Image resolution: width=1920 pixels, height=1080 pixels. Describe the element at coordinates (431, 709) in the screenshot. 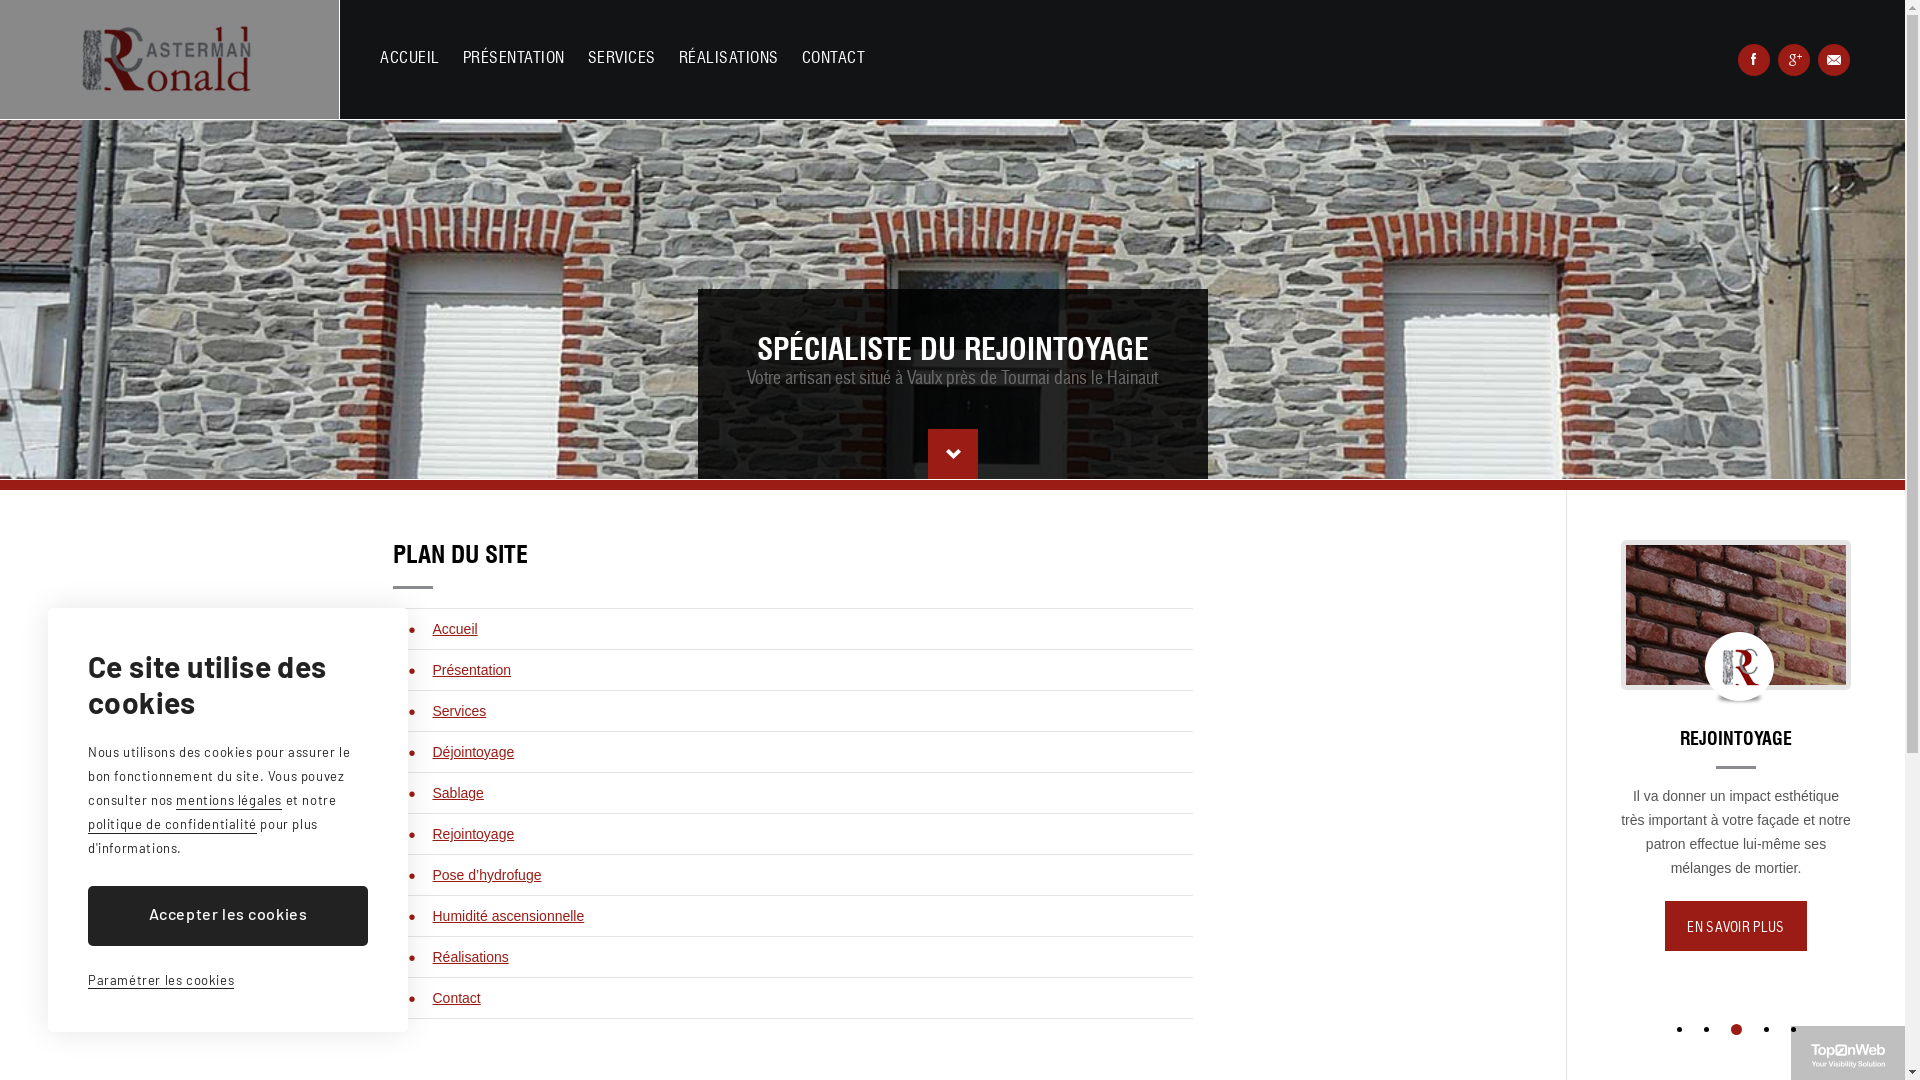

I see `'Services'` at that location.